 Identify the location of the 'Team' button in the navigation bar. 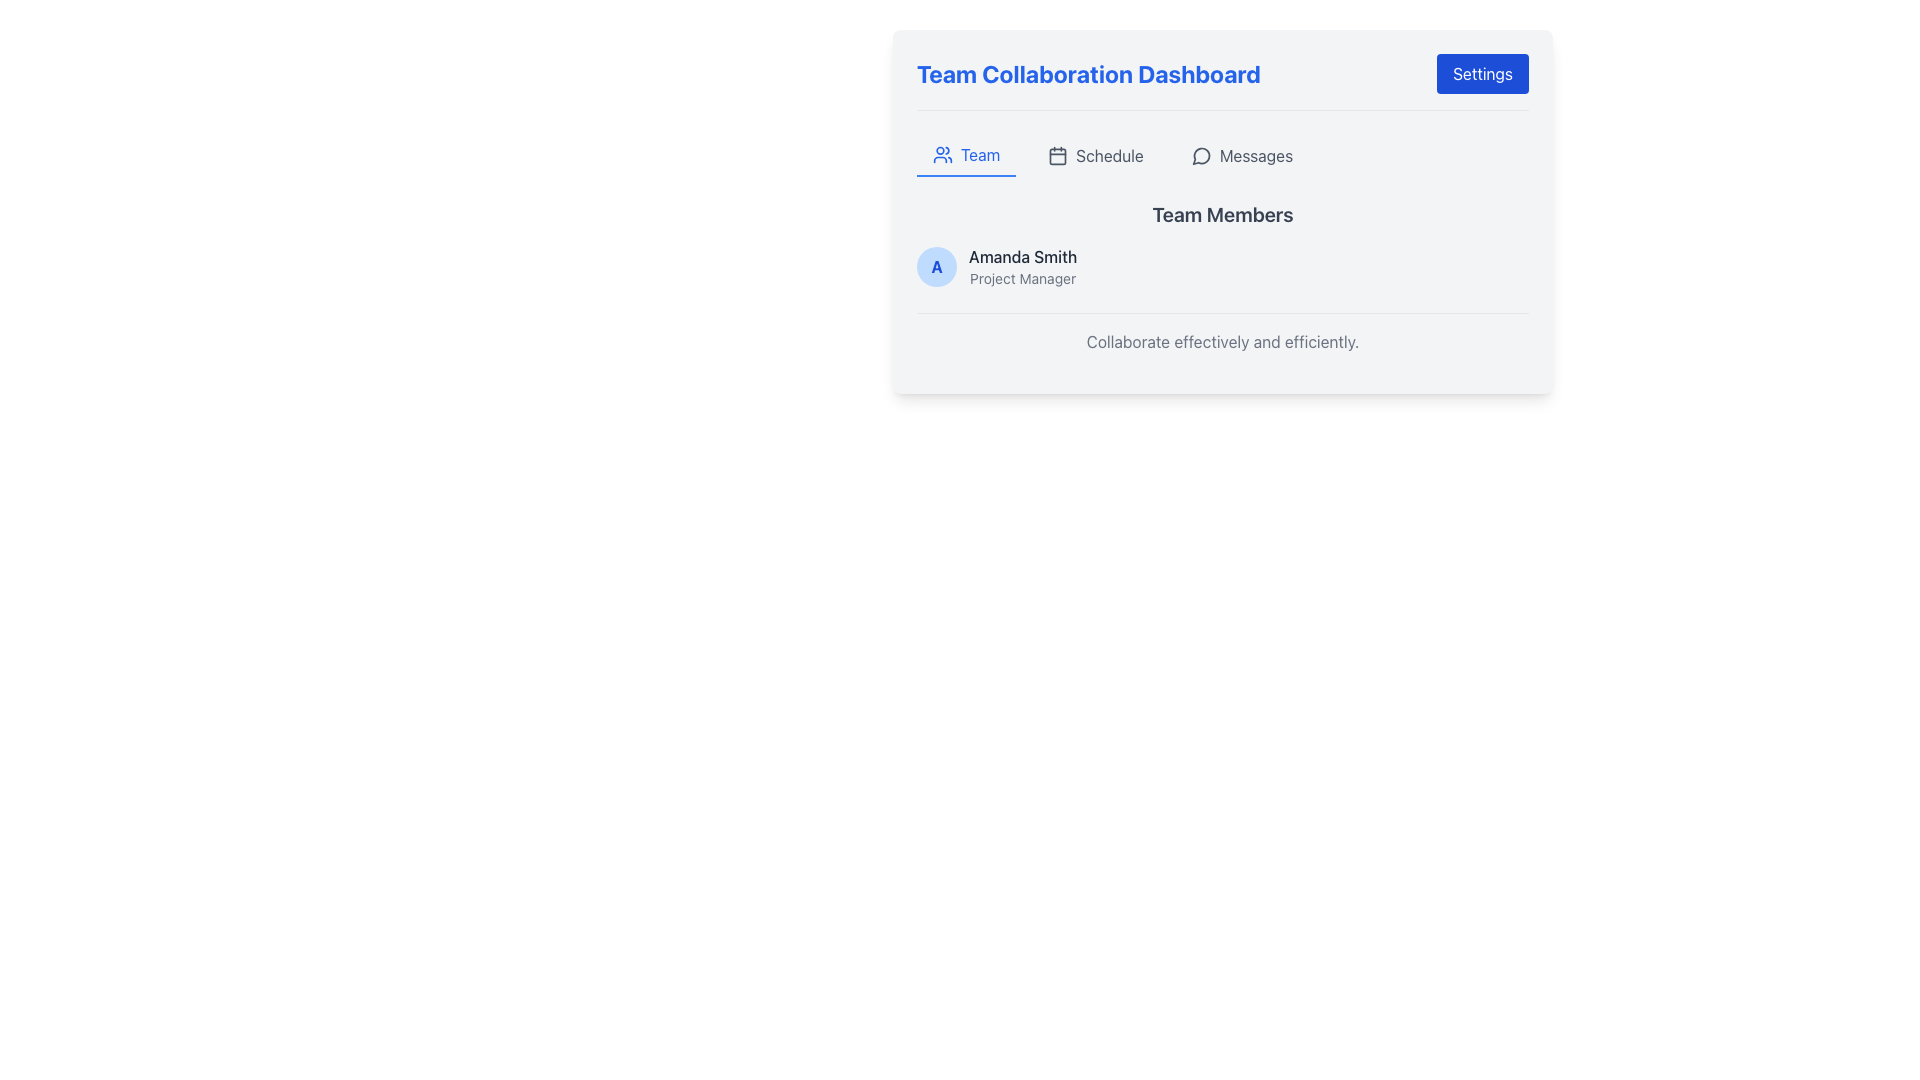
(966, 154).